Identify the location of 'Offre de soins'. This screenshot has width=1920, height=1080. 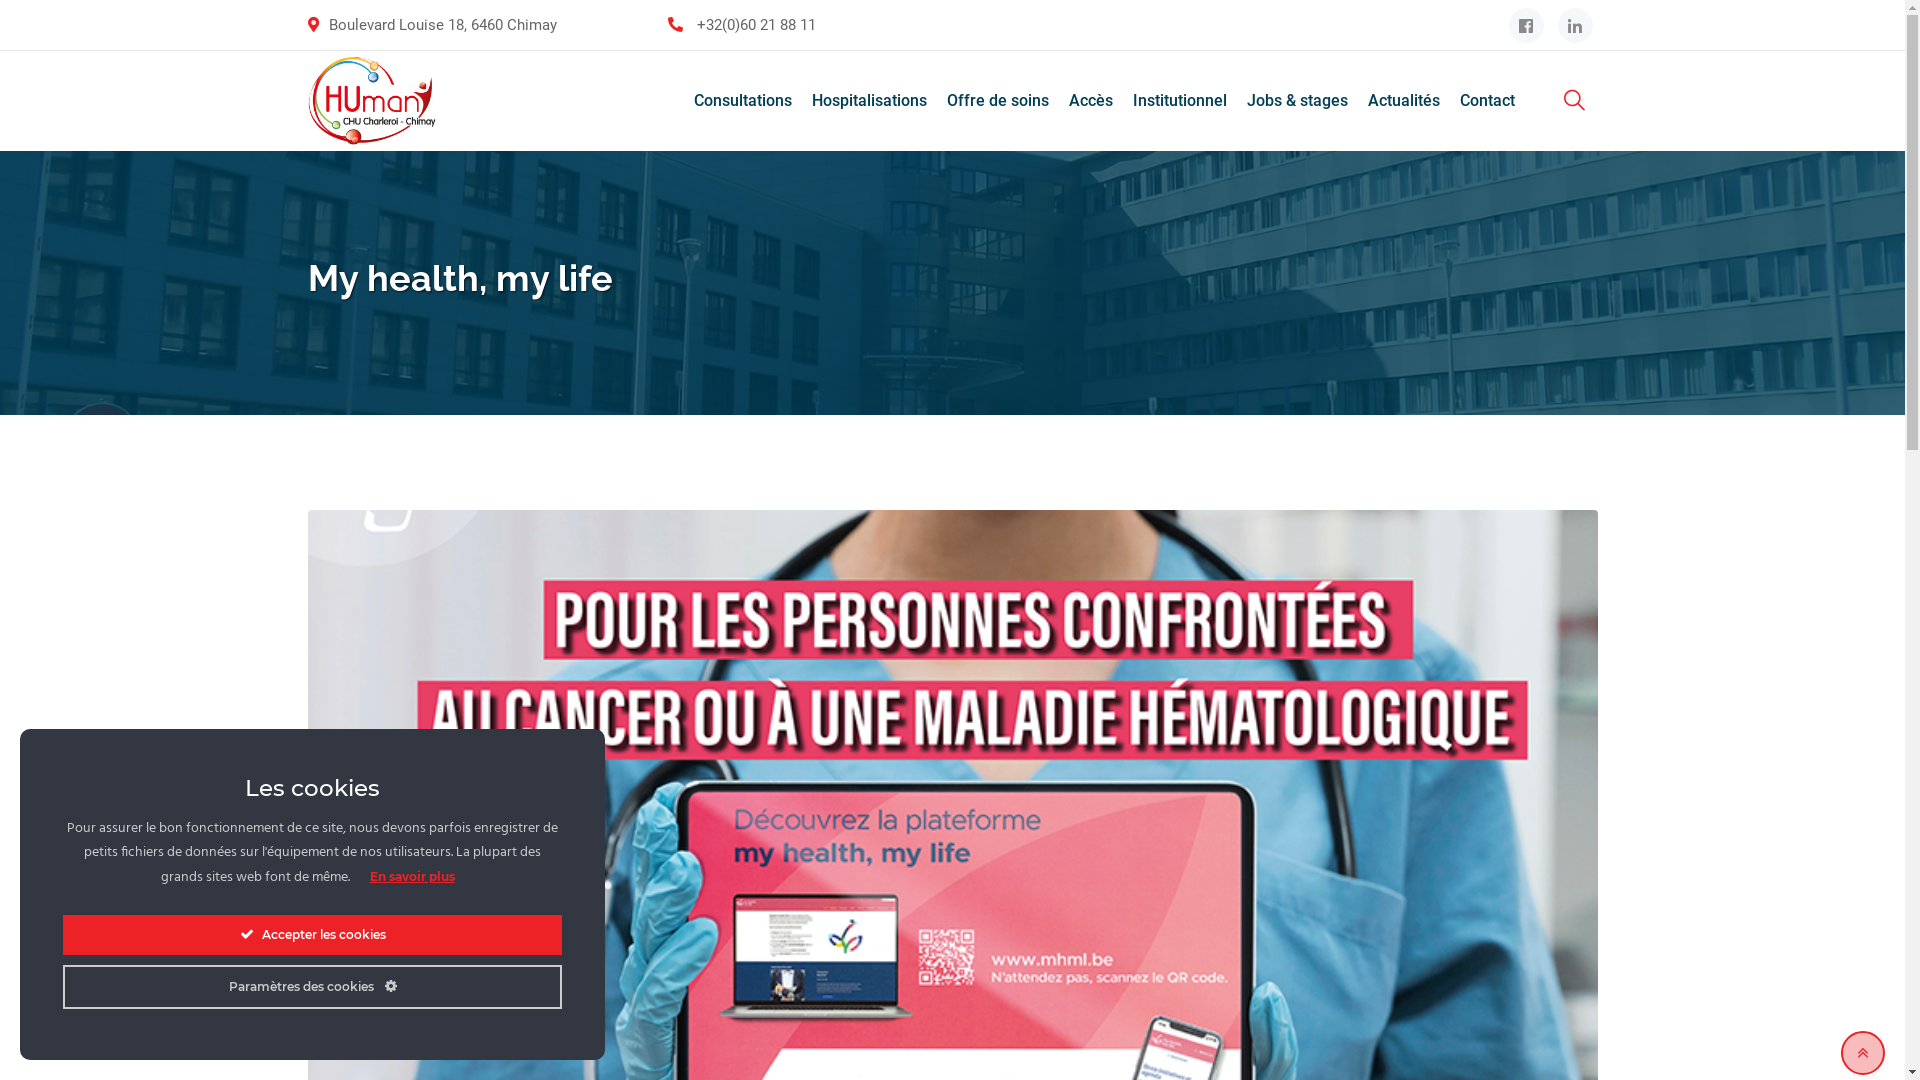
(997, 100).